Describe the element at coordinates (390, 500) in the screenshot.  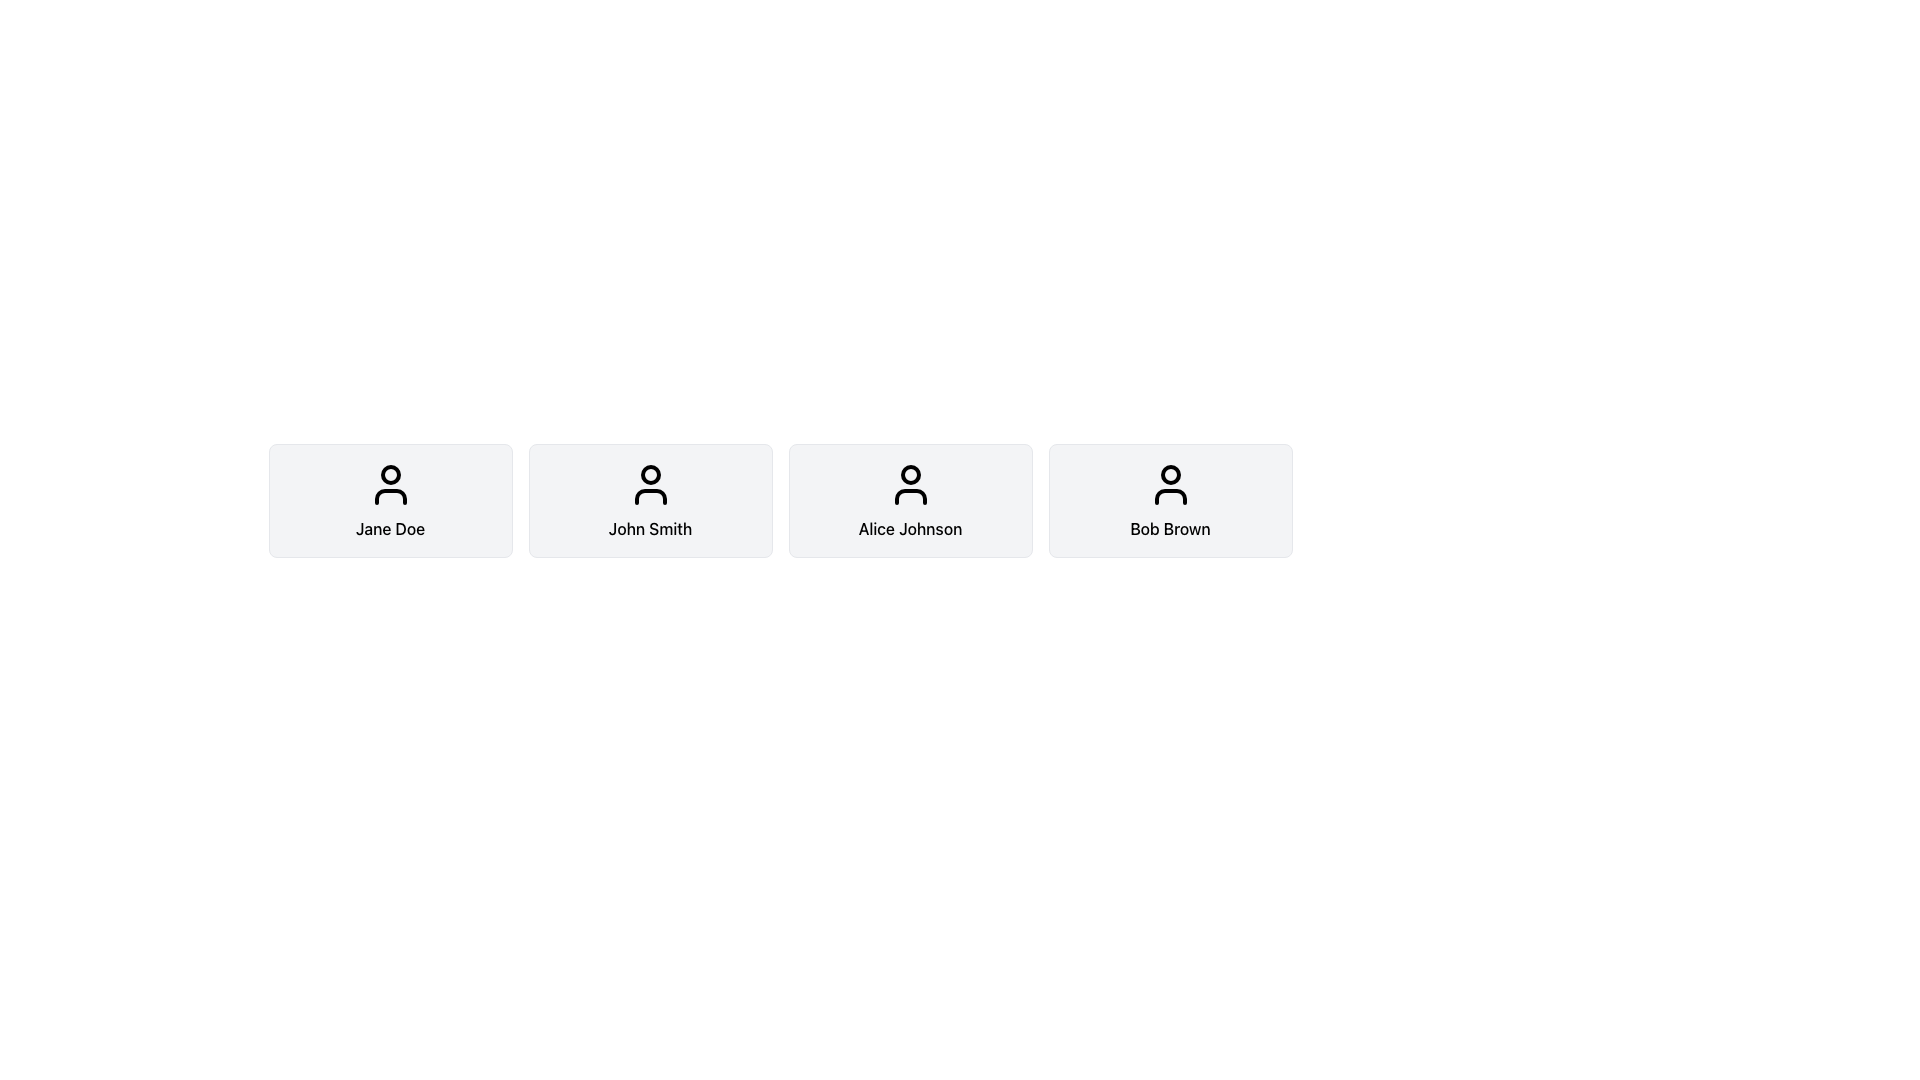
I see `the Profile Card containing the user icon and the text 'Jane Doe', which is the first card in the list of user information cards` at that location.